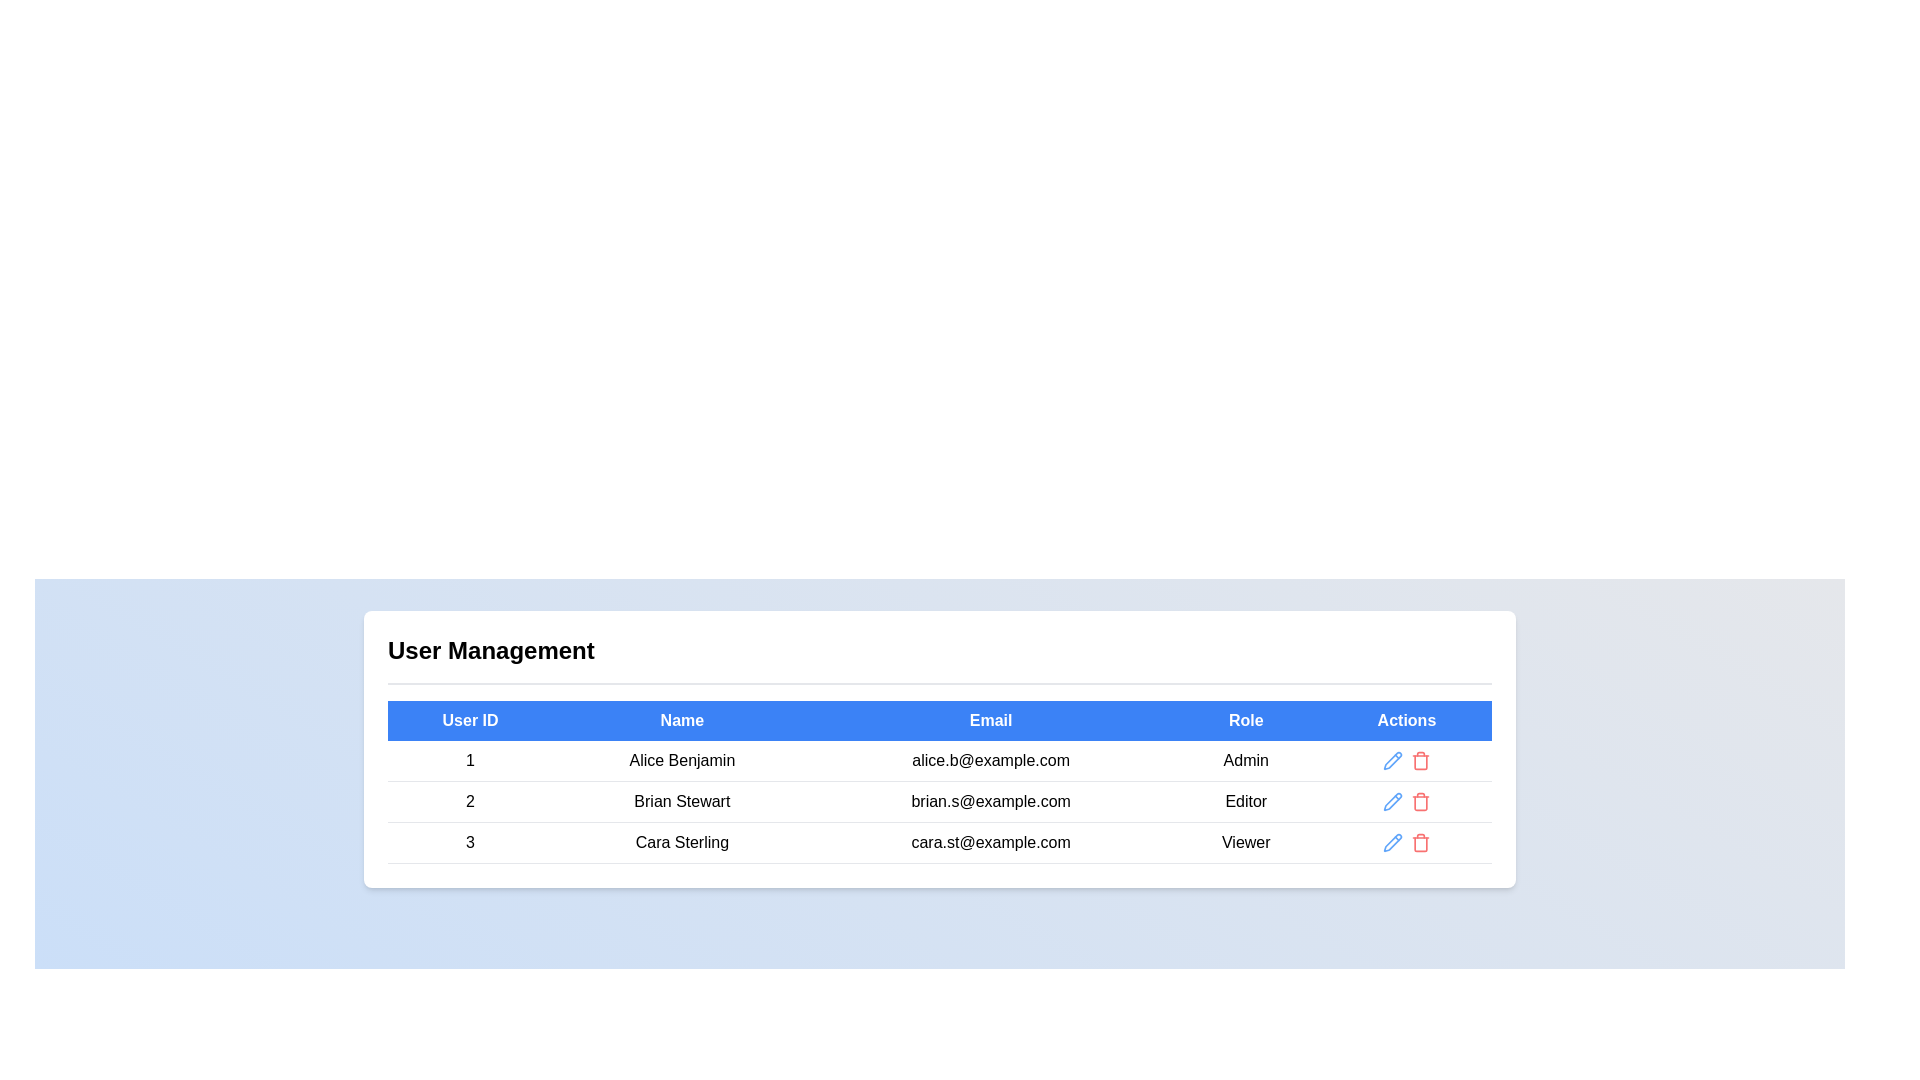  Describe the element at coordinates (1419, 760) in the screenshot. I see `the delete button, represented by a red trash bin icon, located in the last column of the first row in the table under the 'Actions' header` at that location.